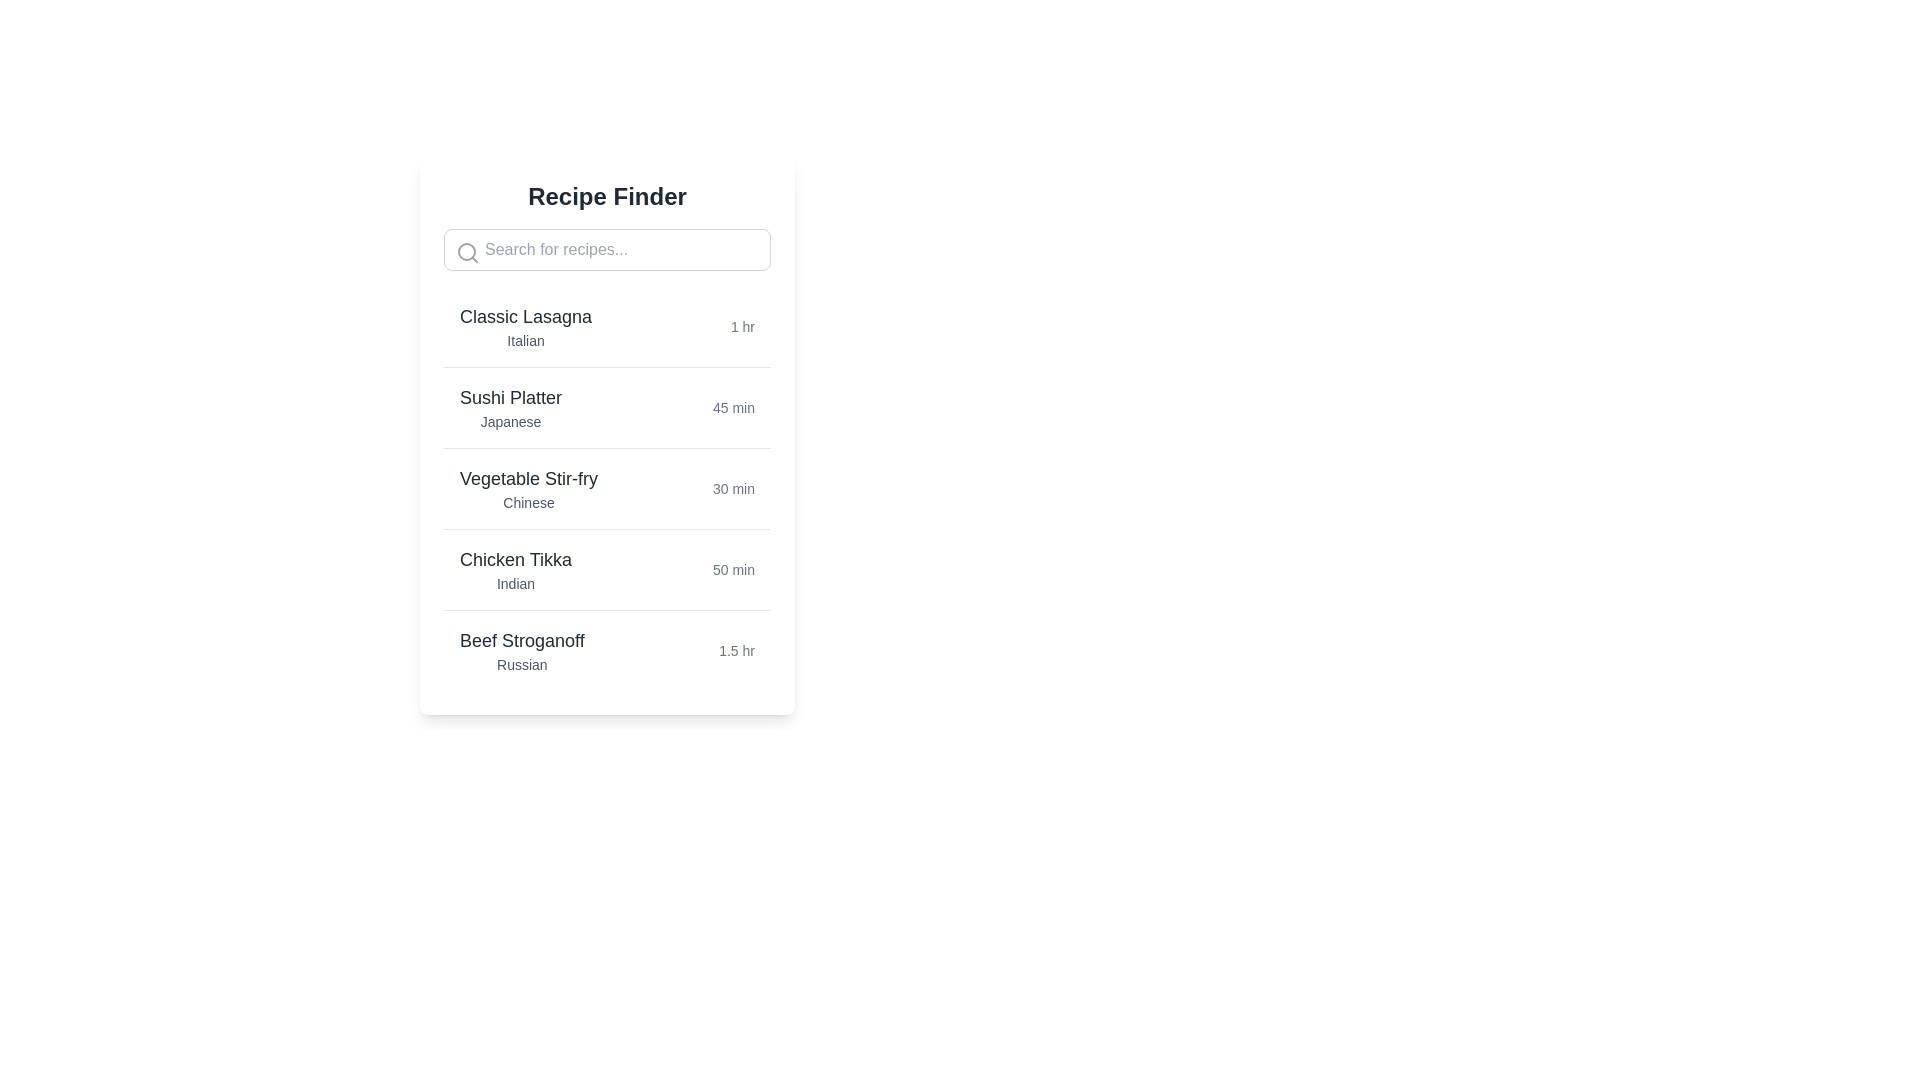  What do you see at coordinates (733, 489) in the screenshot?
I see `the '30 min' duration text label in light gray, located at the far right of the 'Vegetable Stir-fry Chinese' recipe card` at bounding box center [733, 489].